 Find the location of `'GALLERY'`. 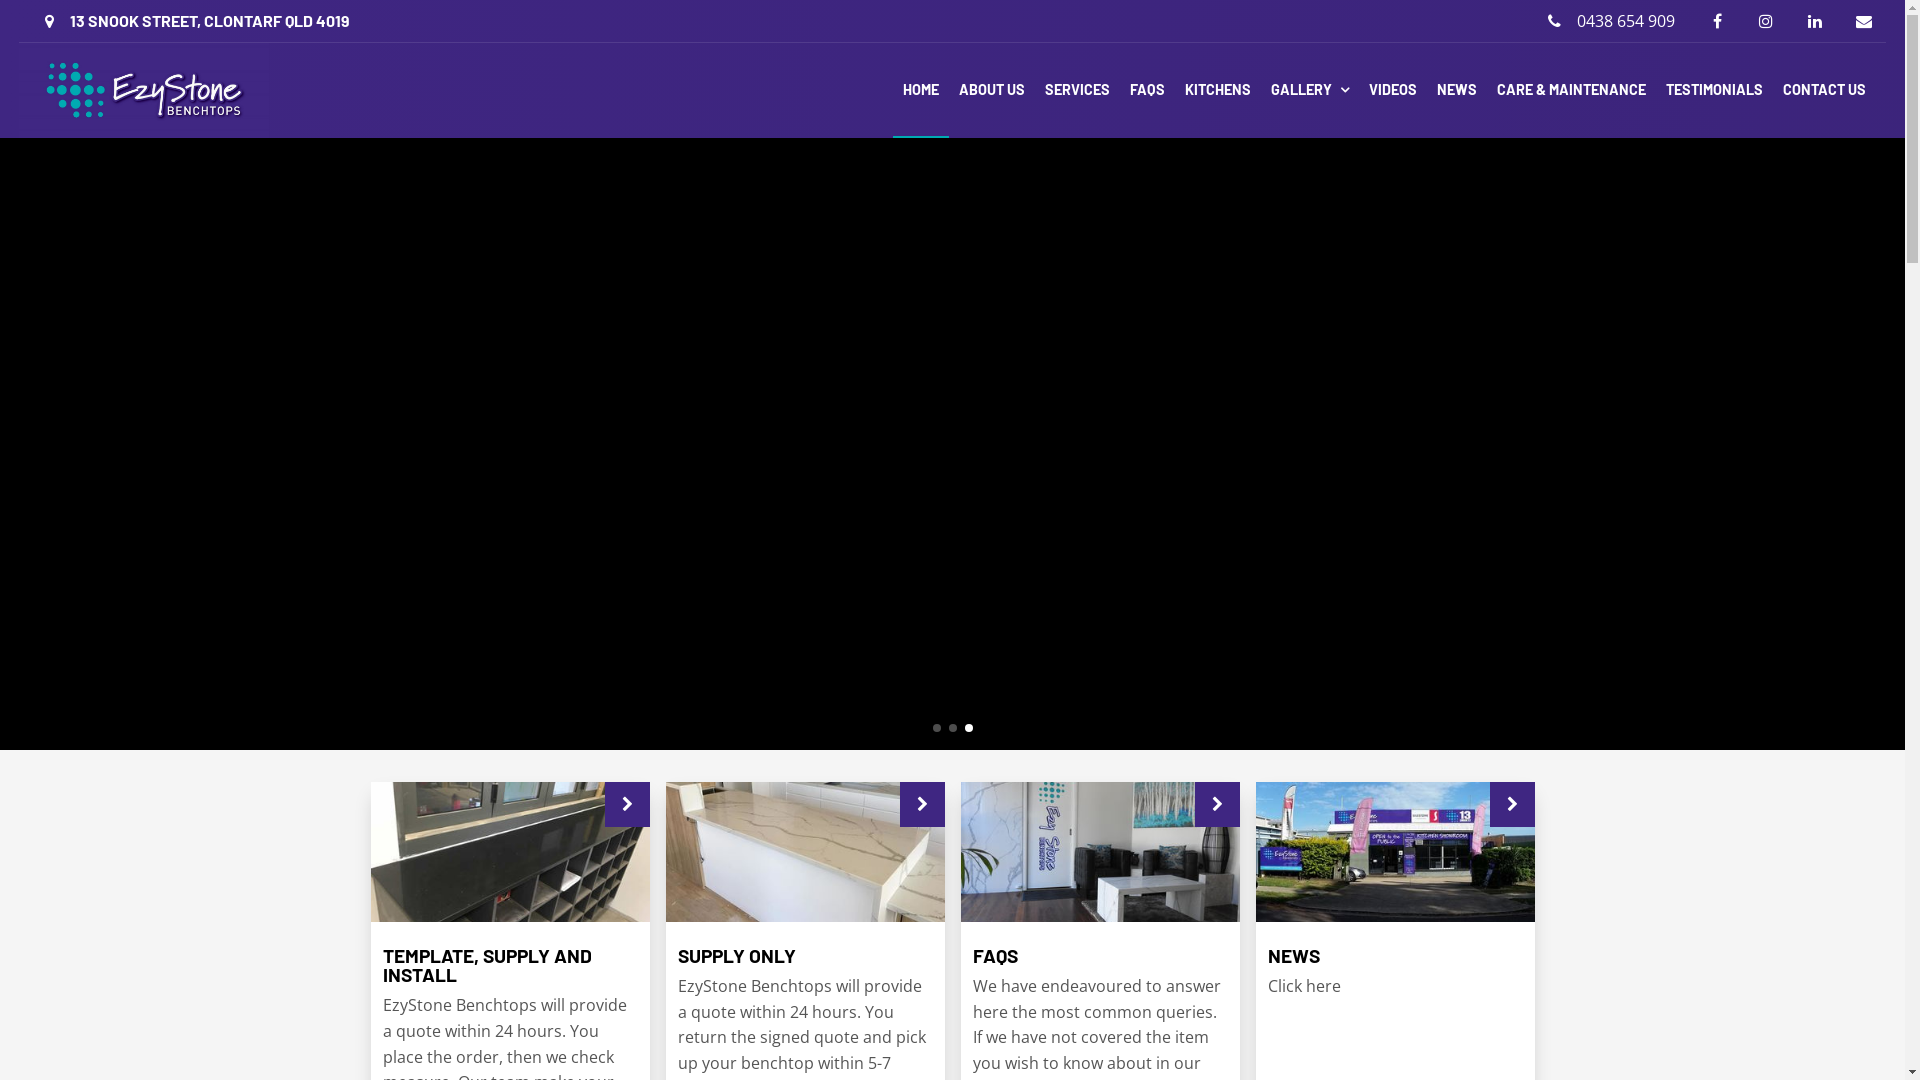

'GALLERY' is located at coordinates (1260, 90).